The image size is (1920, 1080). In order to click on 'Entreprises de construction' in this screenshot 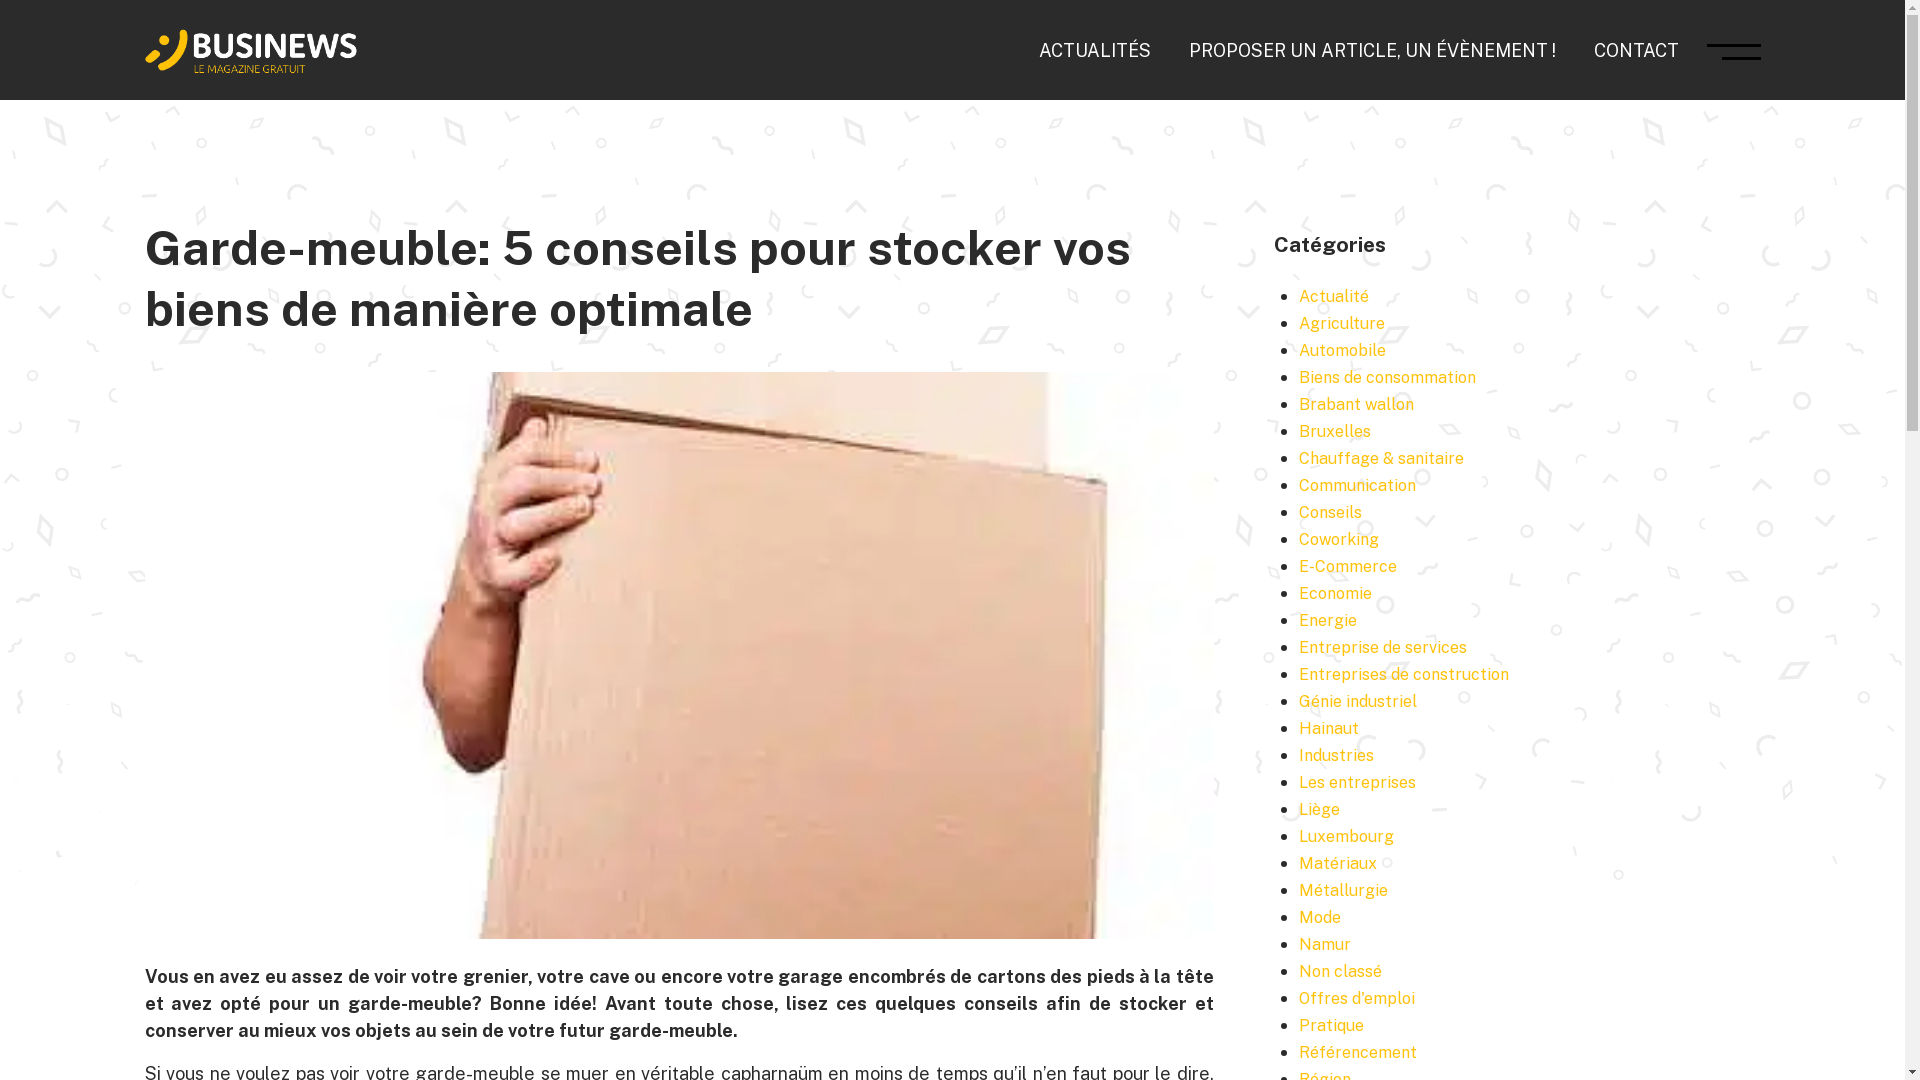, I will do `click(1402, 674)`.